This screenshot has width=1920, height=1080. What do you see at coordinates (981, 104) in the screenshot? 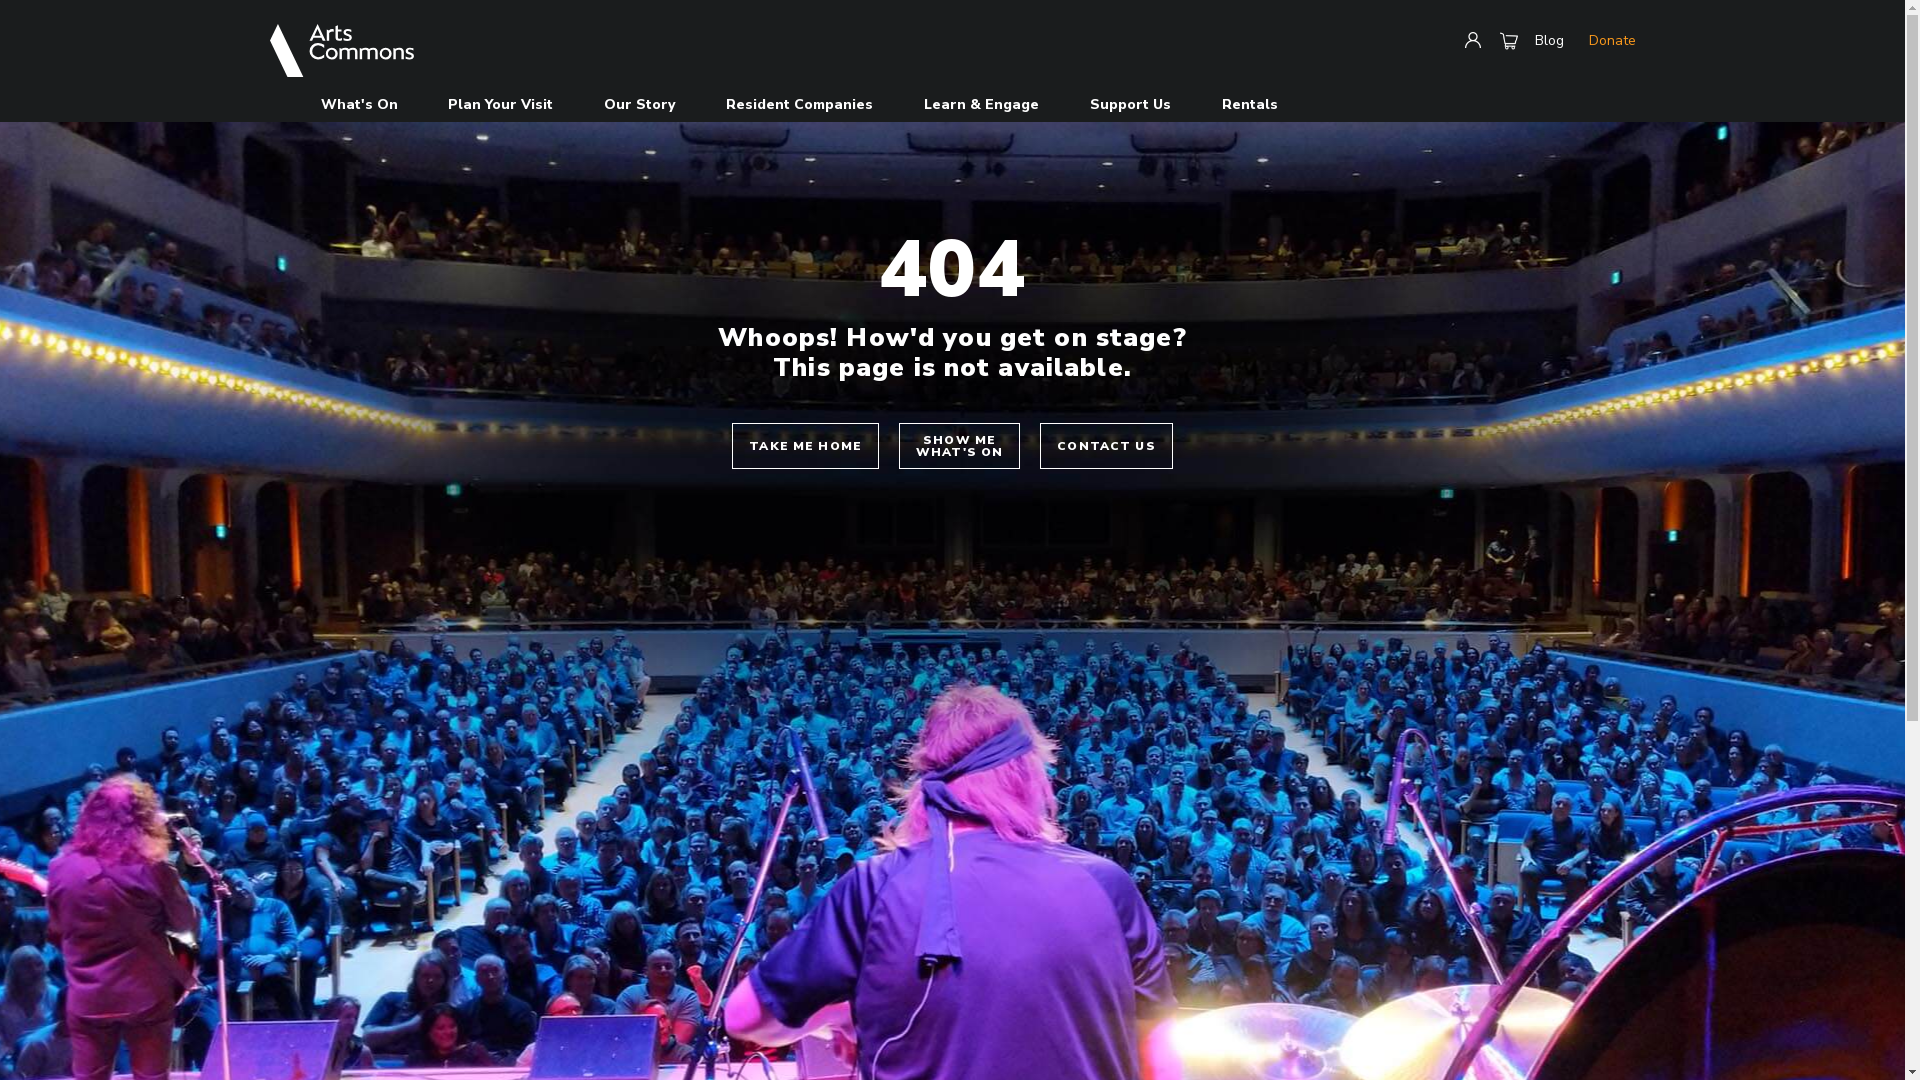
I see `'Learn & Engage'` at bounding box center [981, 104].